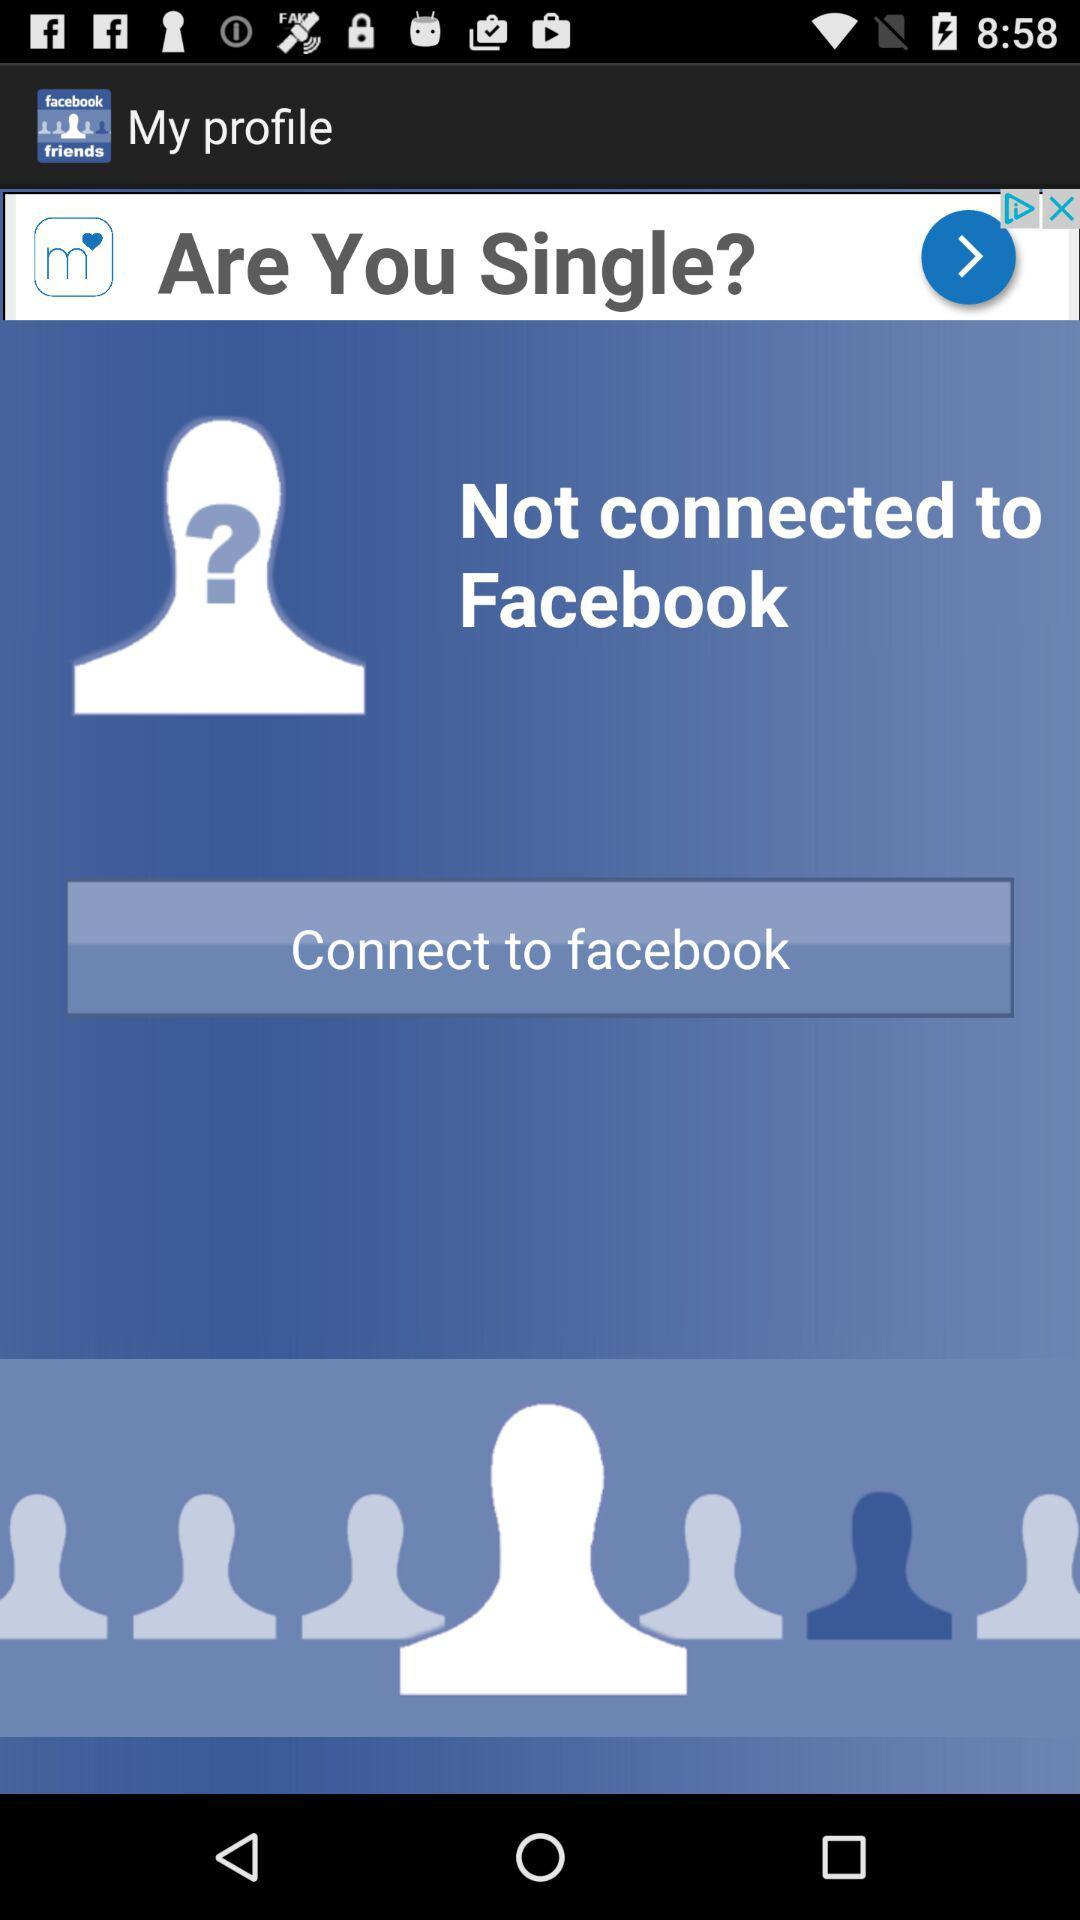  Describe the element at coordinates (540, 253) in the screenshot. I see `go next` at that location.